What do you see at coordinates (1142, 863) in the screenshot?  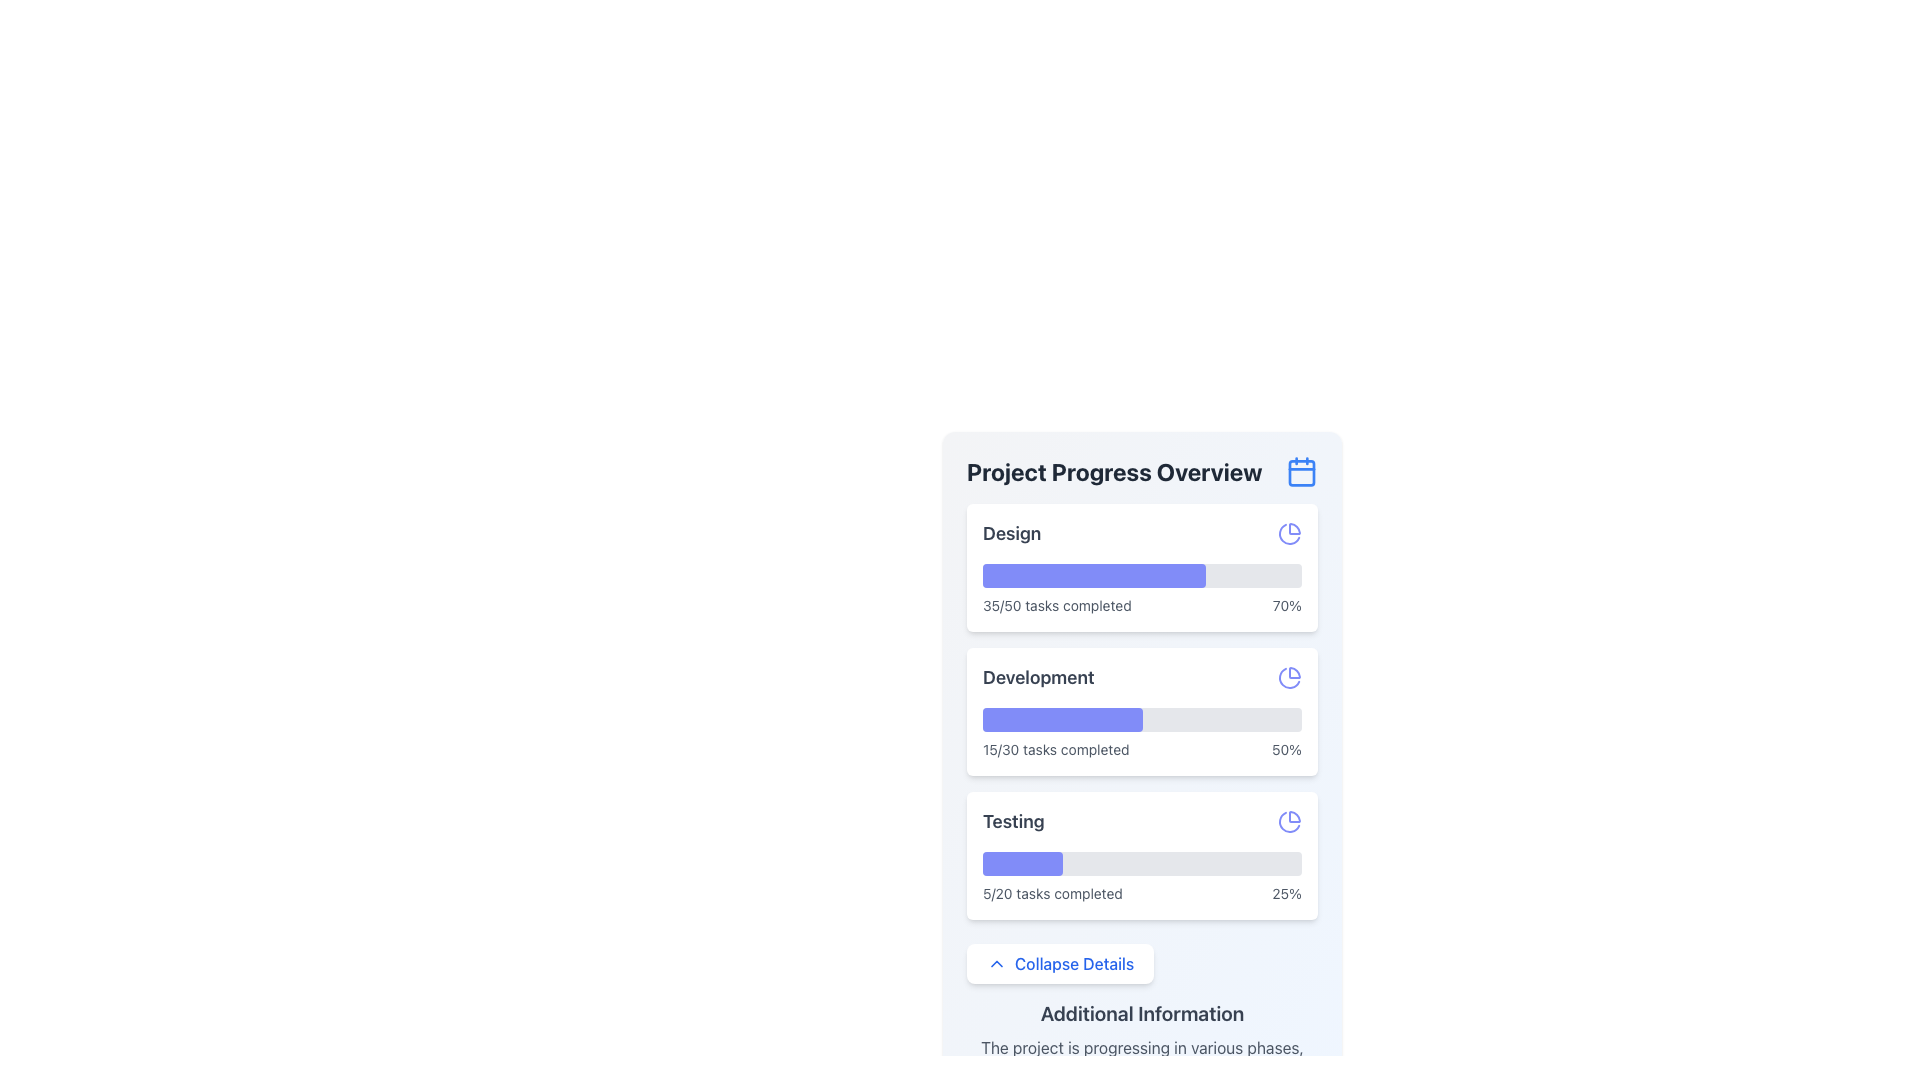 I see `the progress bar that visually represents 25% completion of tasks in the 'Testing' phase, located below the 'Testing' title and '5/20 tasks completed' subtitle` at bounding box center [1142, 863].